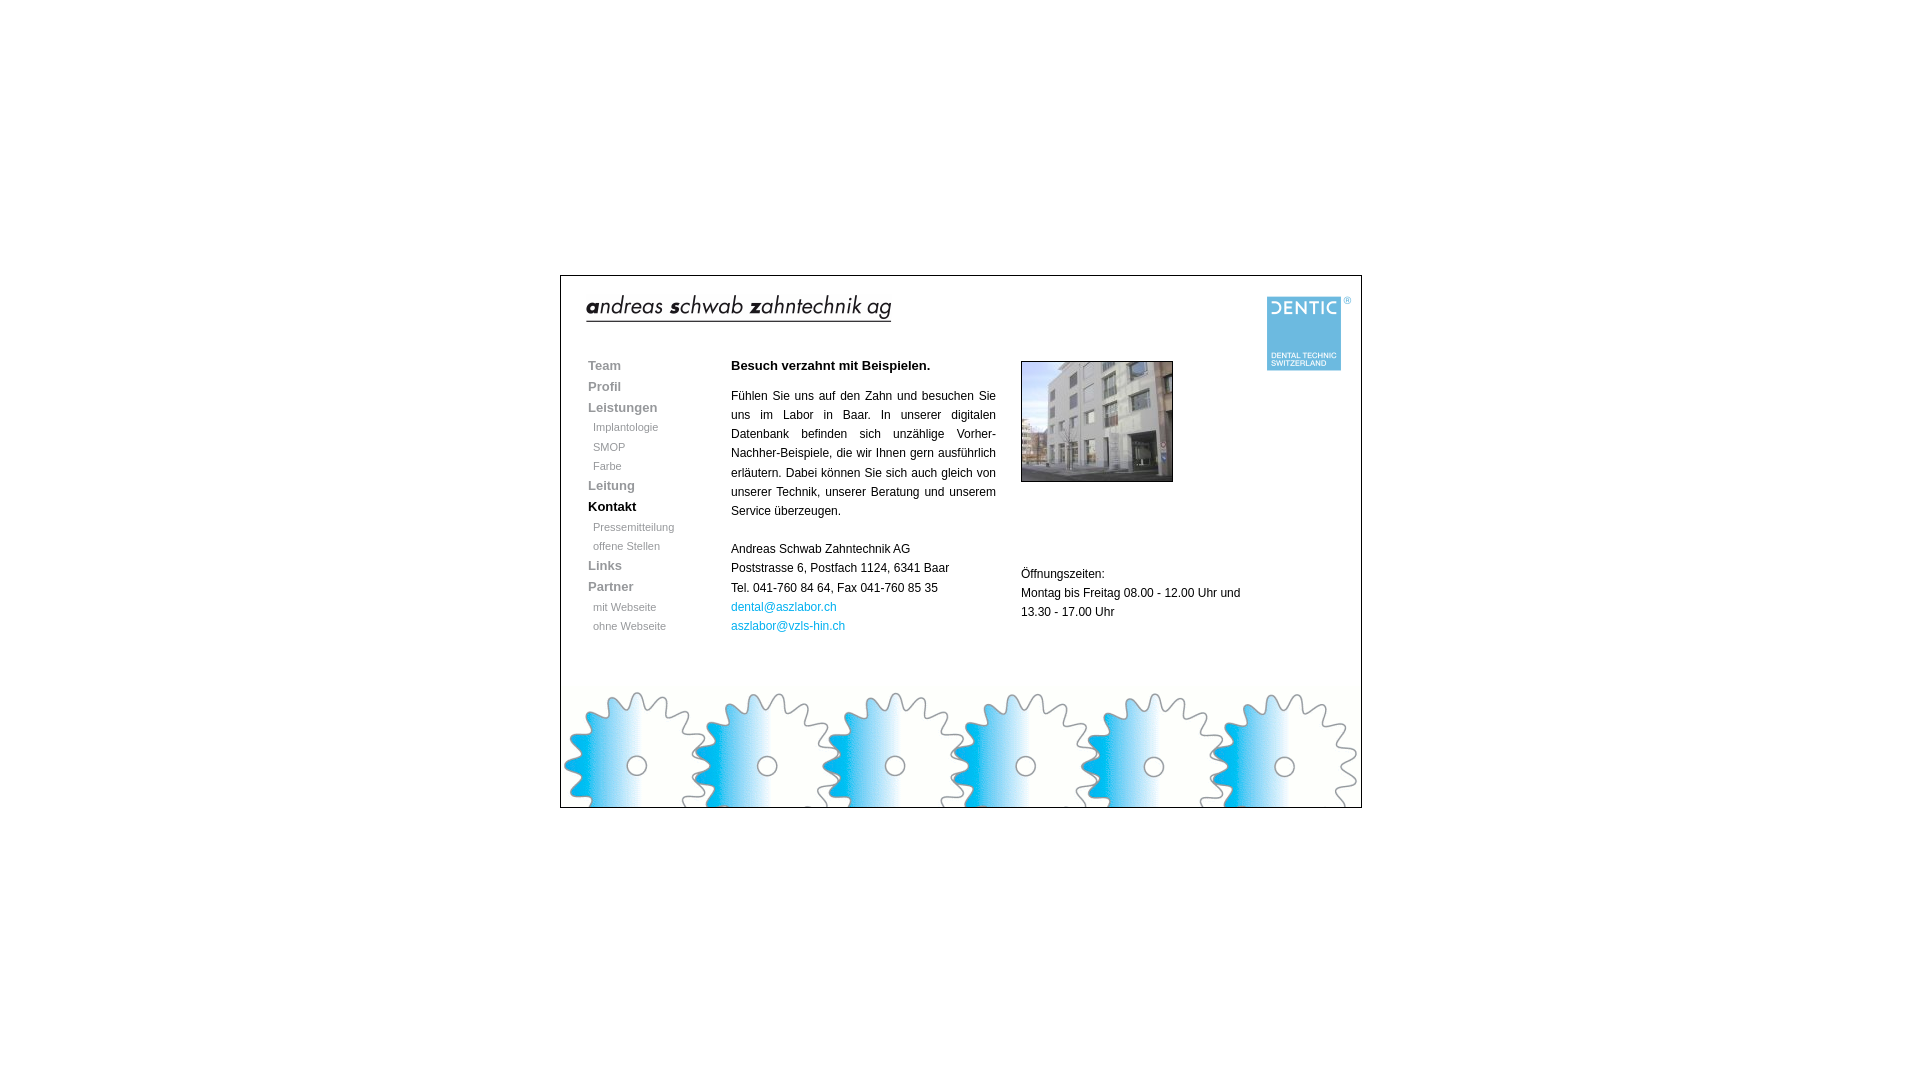  What do you see at coordinates (628, 624) in the screenshot?
I see `'ohne Webseite'` at bounding box center [628, 624].